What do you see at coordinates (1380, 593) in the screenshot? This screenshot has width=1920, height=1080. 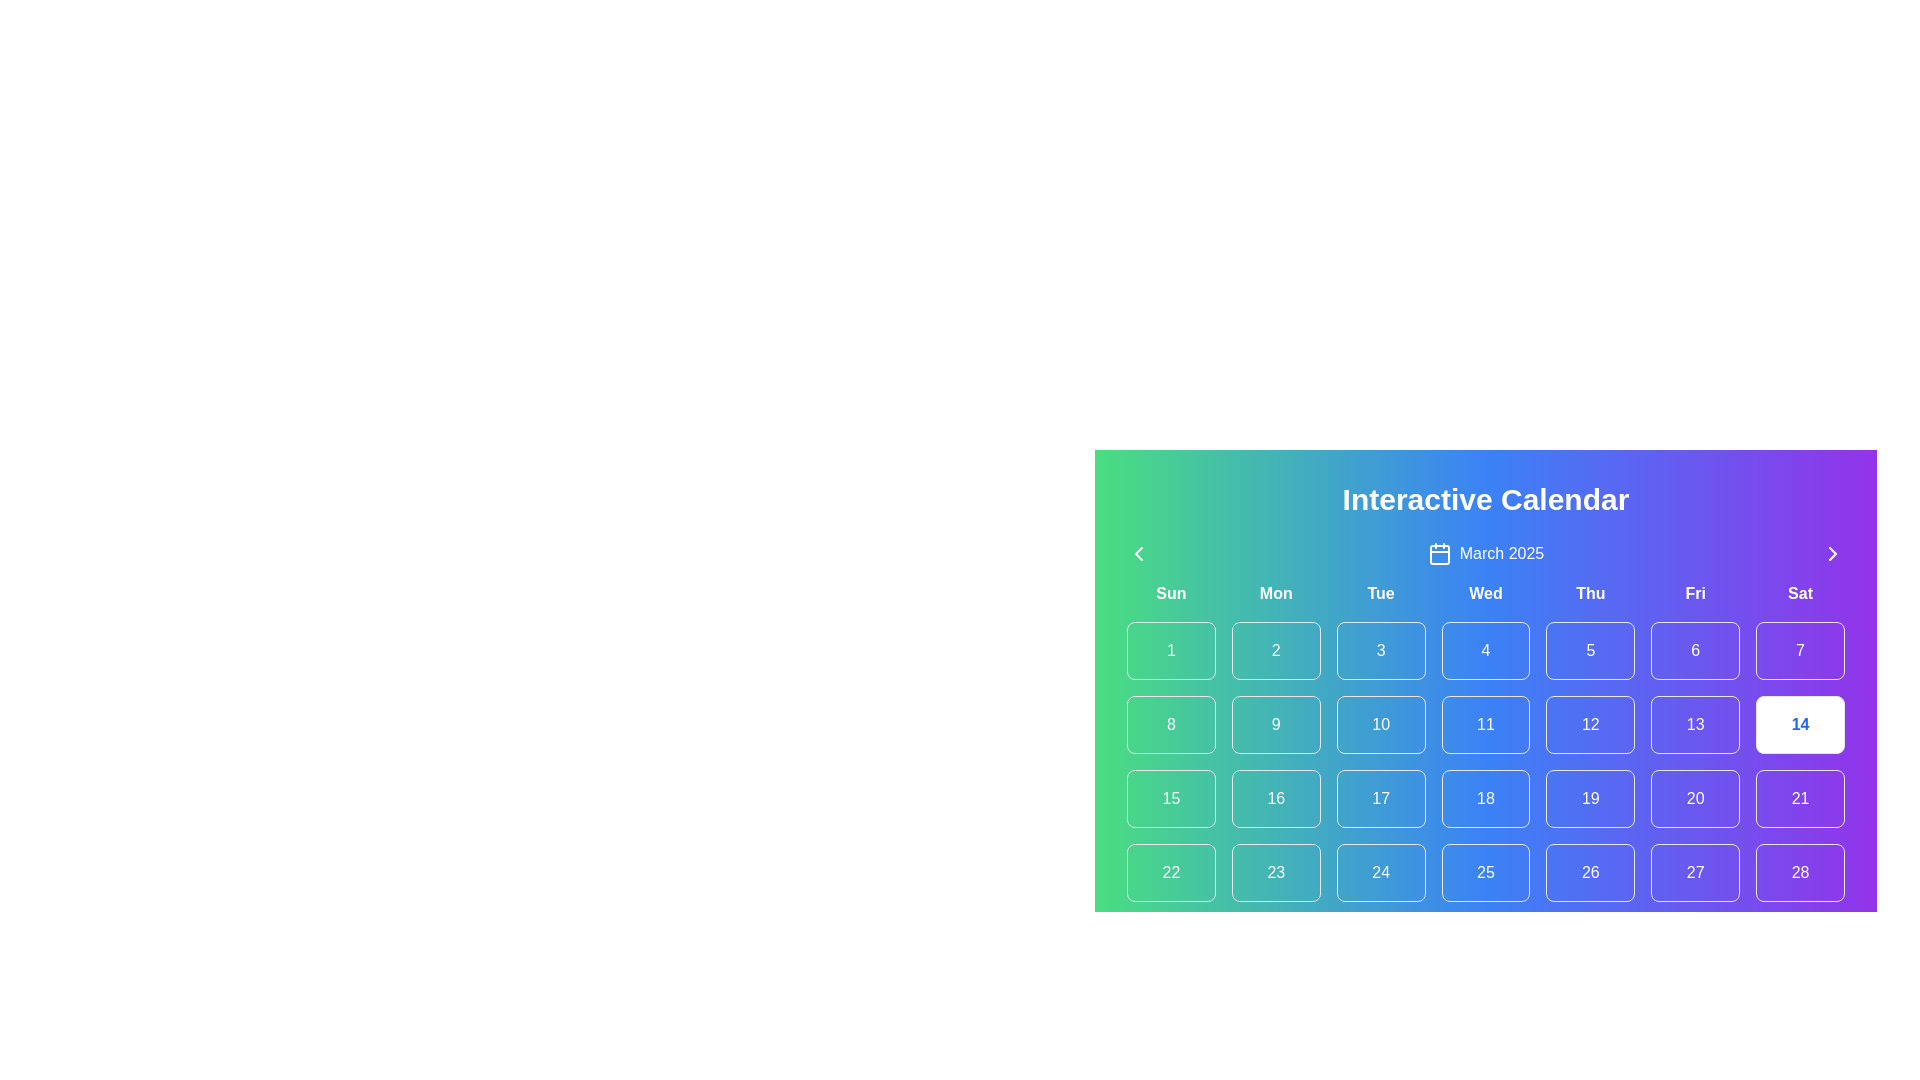 I see `the text label displaying 'Tue', which is the third item in a row of day abbreviations on the calendar UI` at bounding box center [1380, 593].